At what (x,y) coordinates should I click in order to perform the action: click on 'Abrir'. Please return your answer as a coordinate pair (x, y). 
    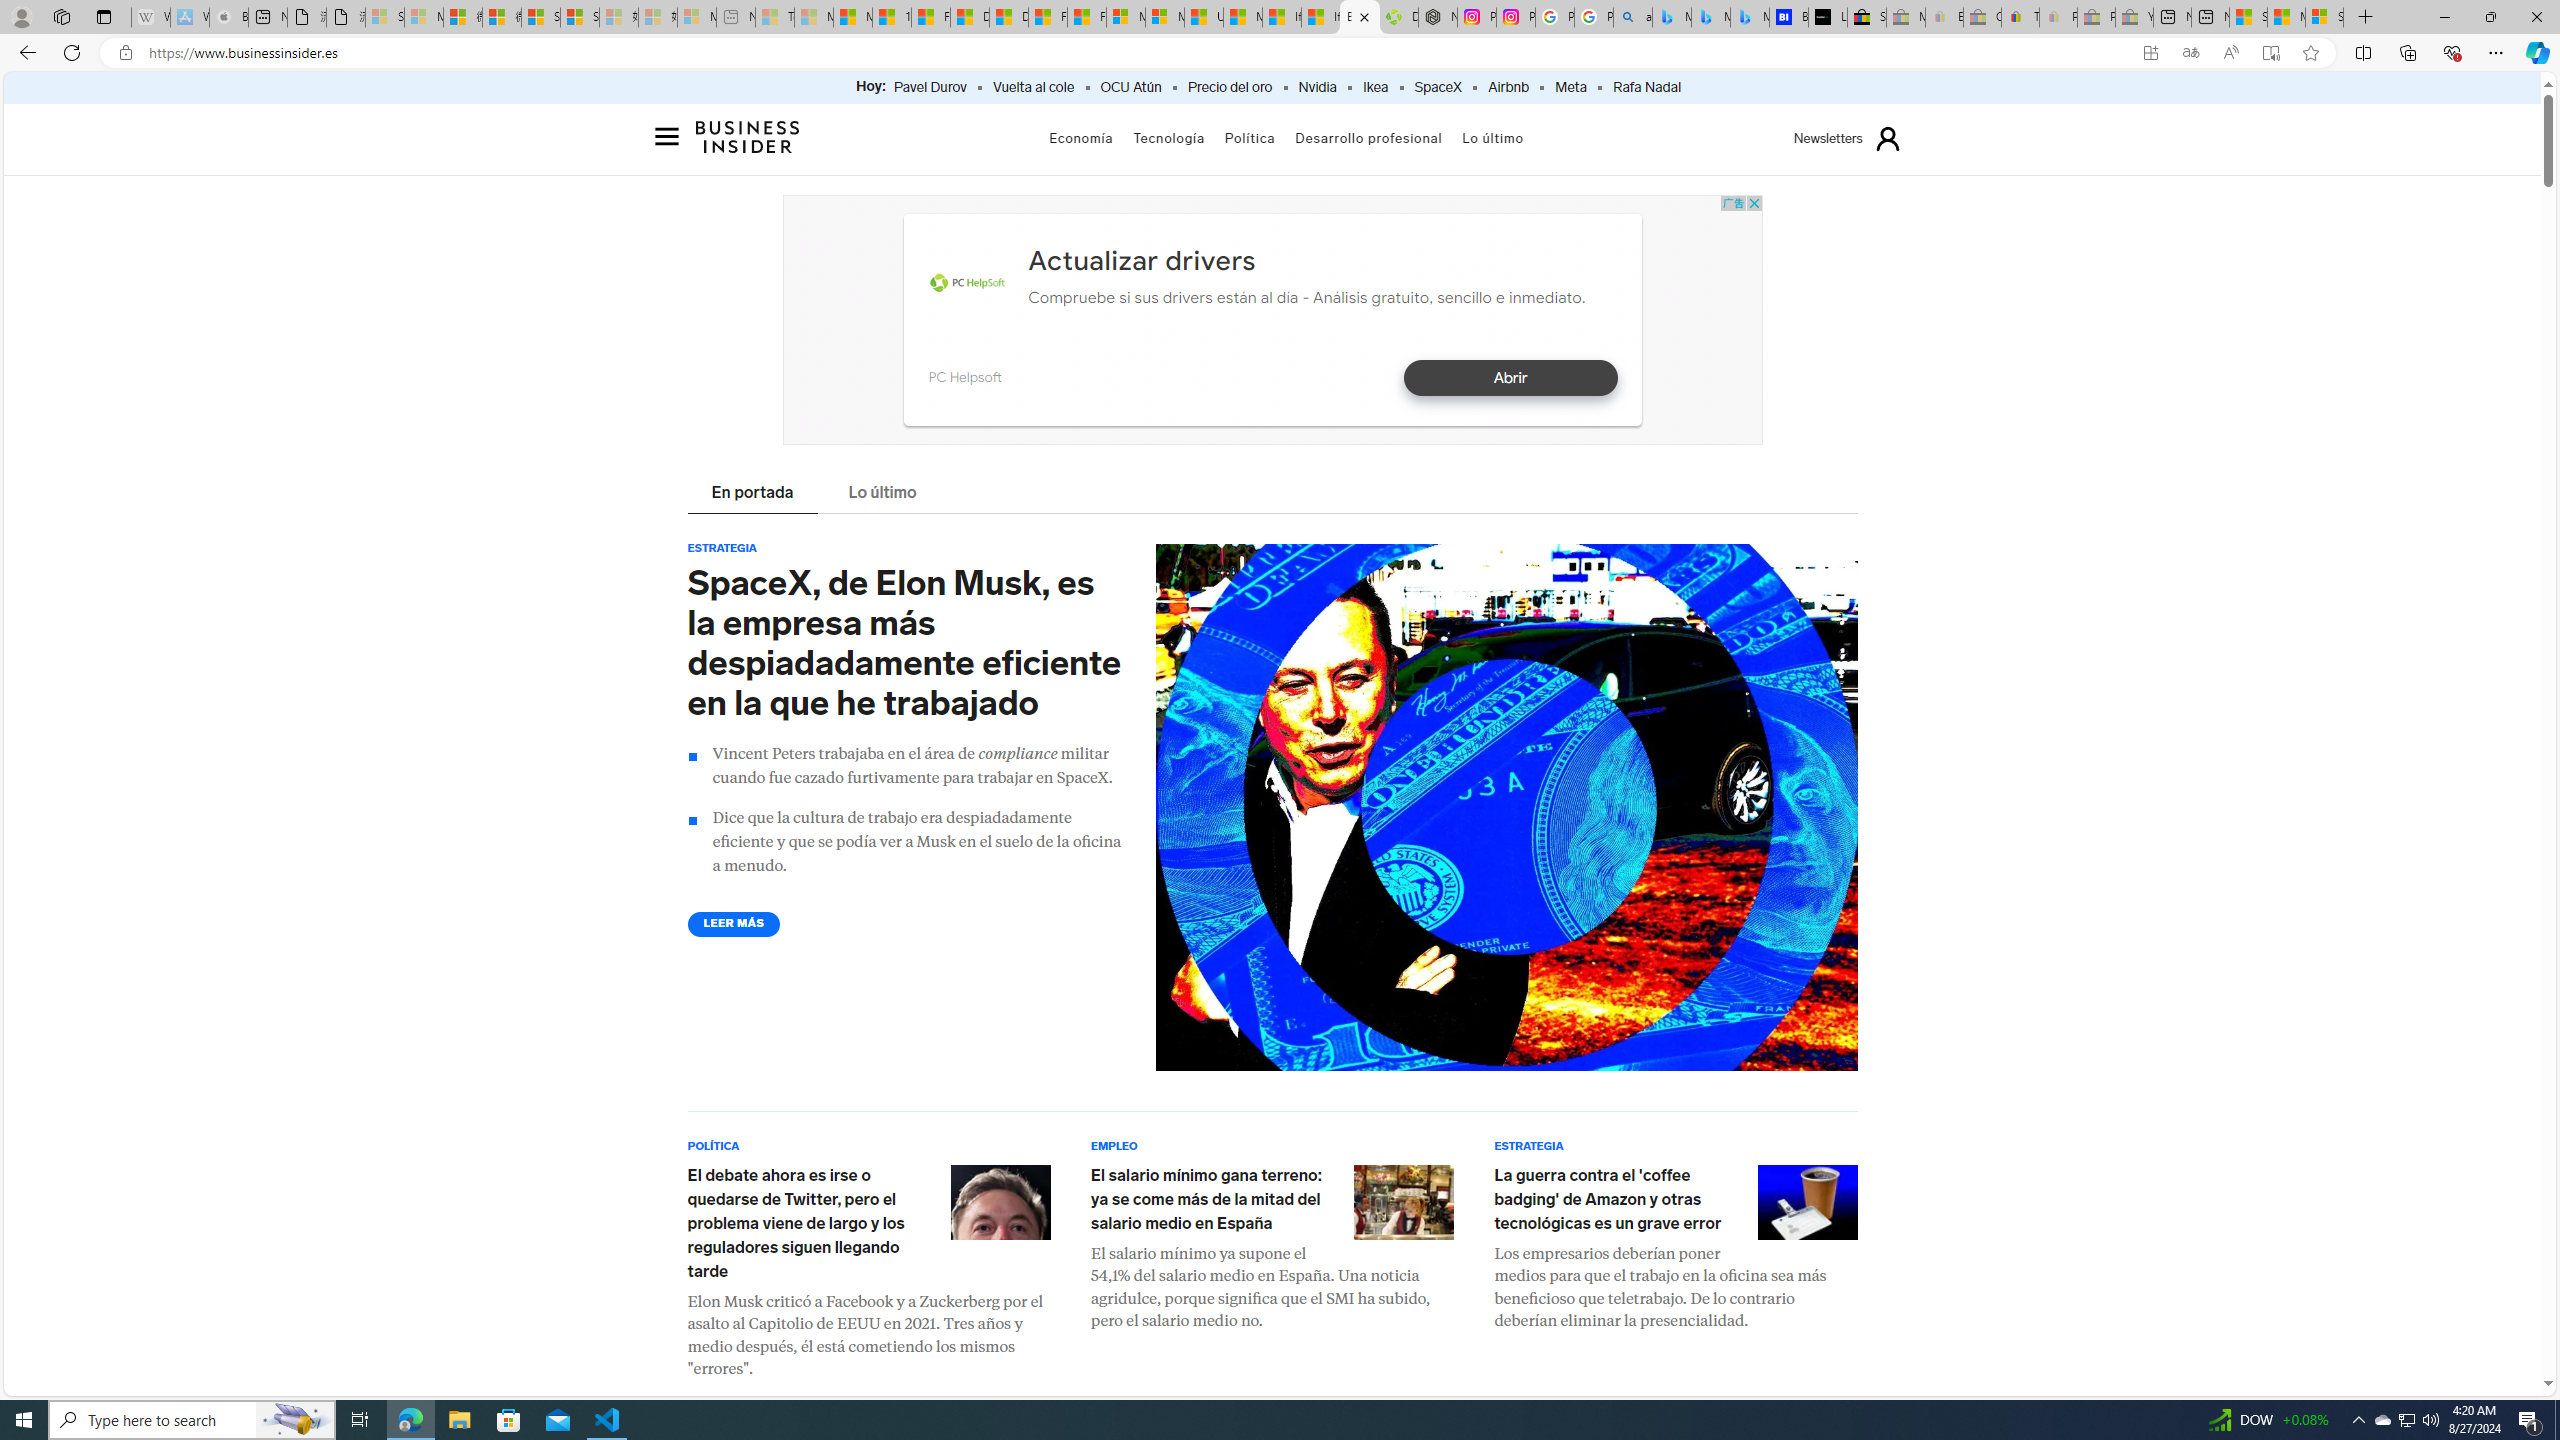
    Looking at the image, I should click on (1509, 378).